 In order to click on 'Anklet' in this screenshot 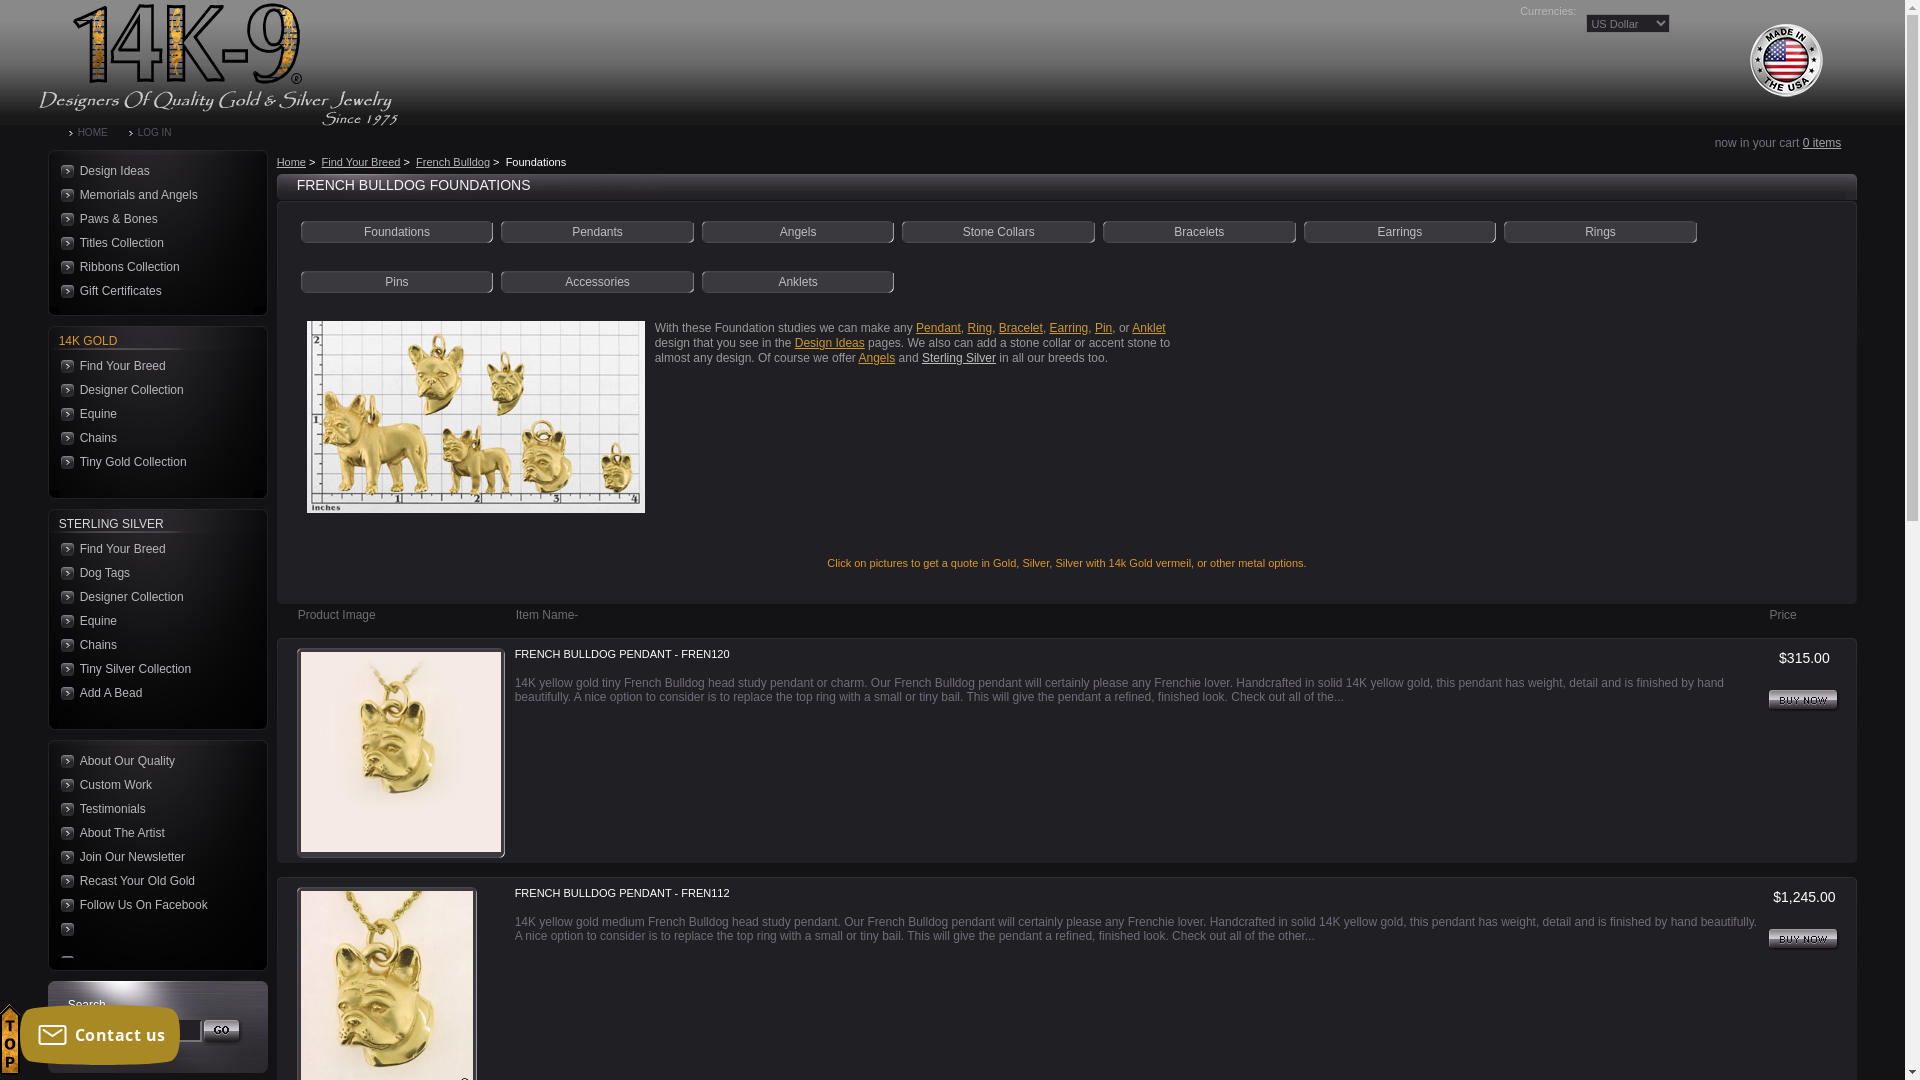, I will do `click(1148, 326)`.